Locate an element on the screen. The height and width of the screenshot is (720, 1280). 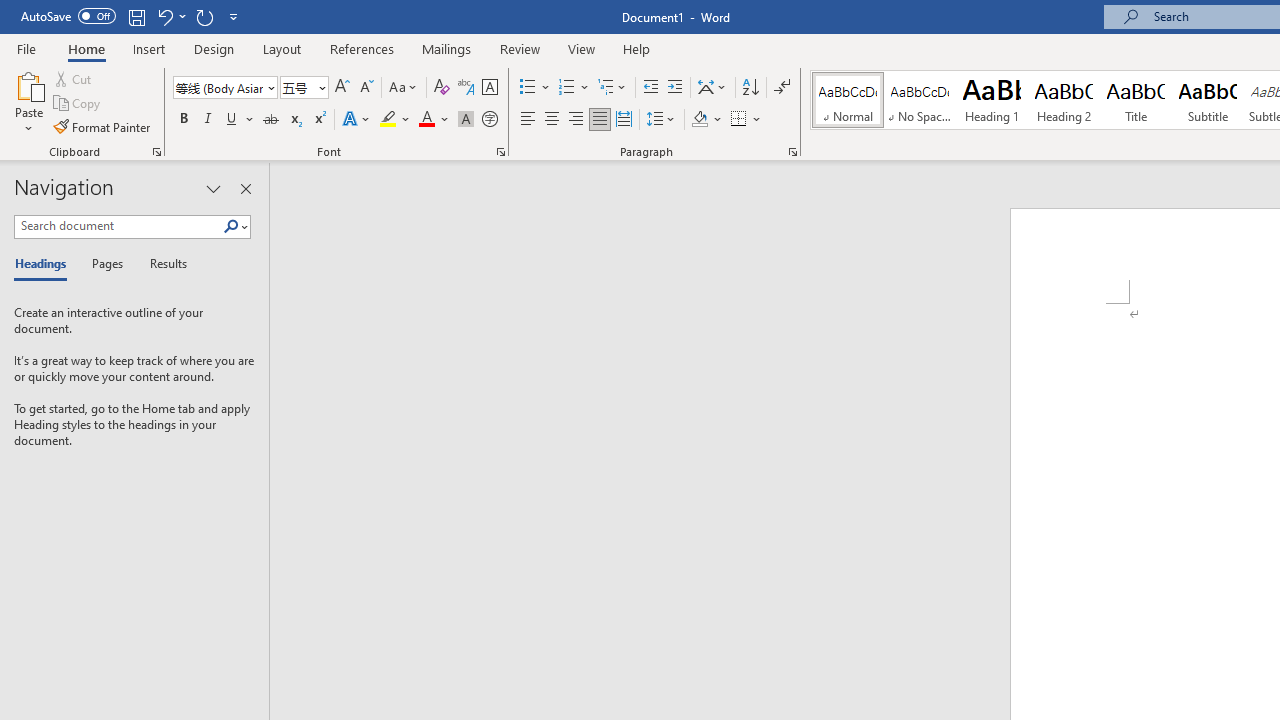
'Font Color Red' is located at coordinates (425, 119).